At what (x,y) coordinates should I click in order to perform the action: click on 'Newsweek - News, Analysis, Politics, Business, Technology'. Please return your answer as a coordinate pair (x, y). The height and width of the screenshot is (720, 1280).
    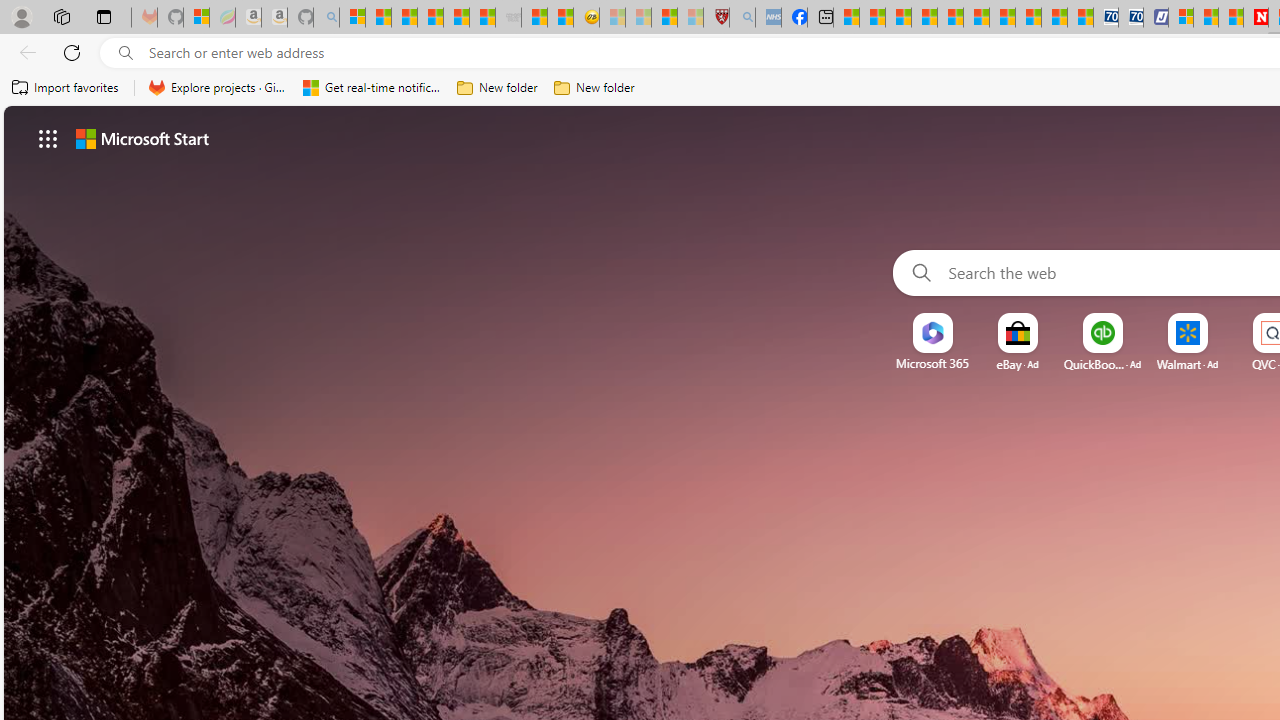
    Looking at the image, I should click on (1255, 17).